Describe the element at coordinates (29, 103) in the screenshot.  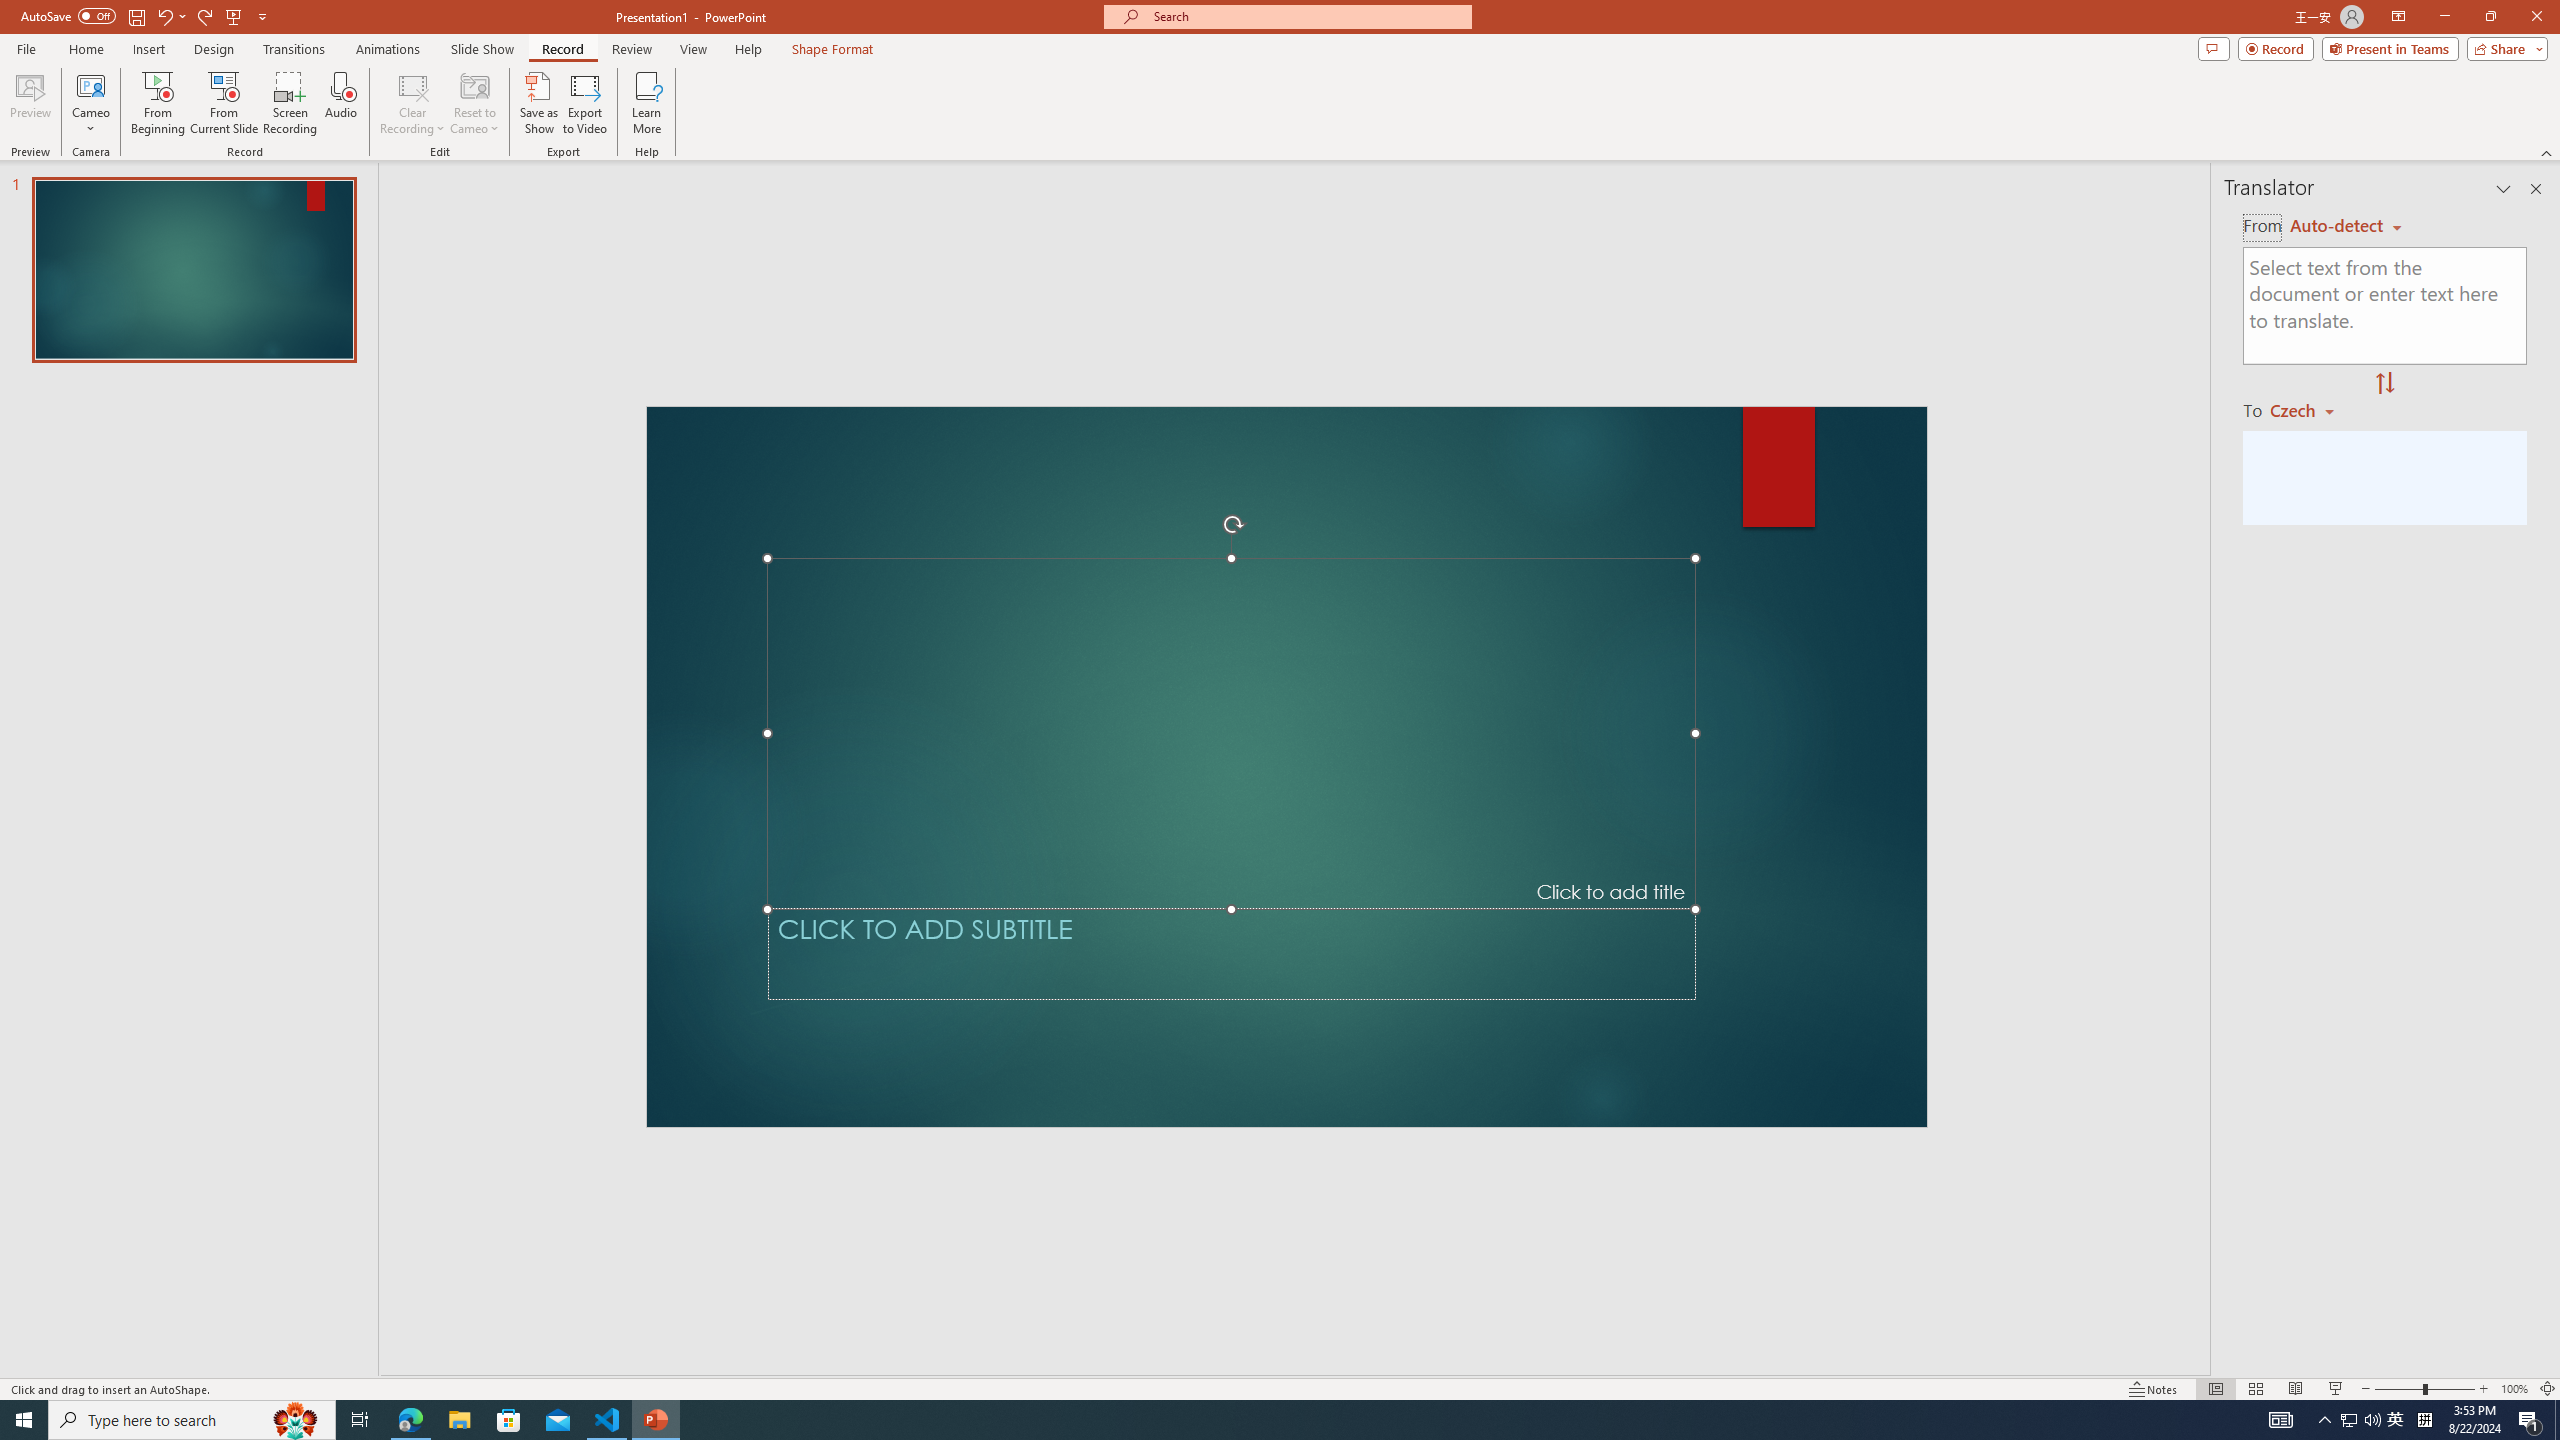
I see `'Preview'` at that location.